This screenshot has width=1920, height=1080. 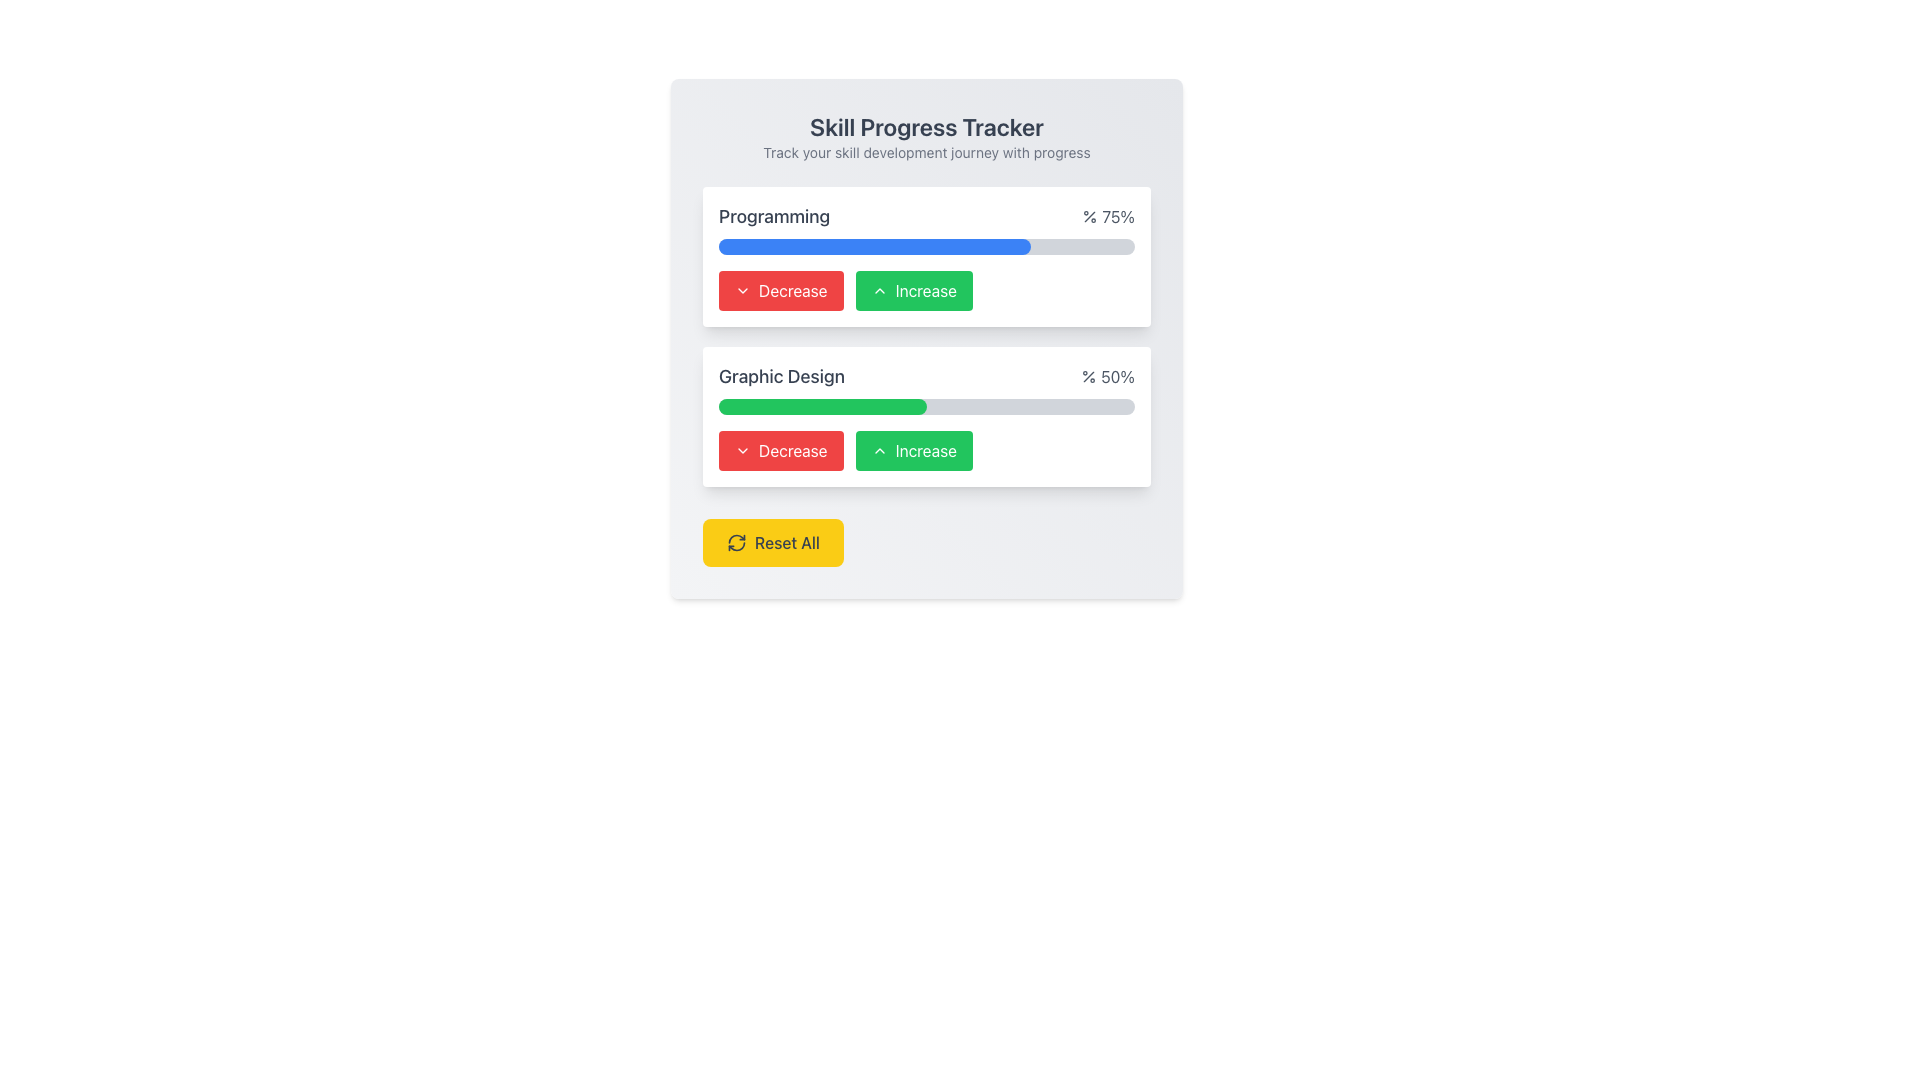 What do you see at coordinates (780, 290) in the screenshot?
I see `the red rectangular button labeled 'Decrease' located in the 'Programming' skill progress section` at bounding box center [780, 290].